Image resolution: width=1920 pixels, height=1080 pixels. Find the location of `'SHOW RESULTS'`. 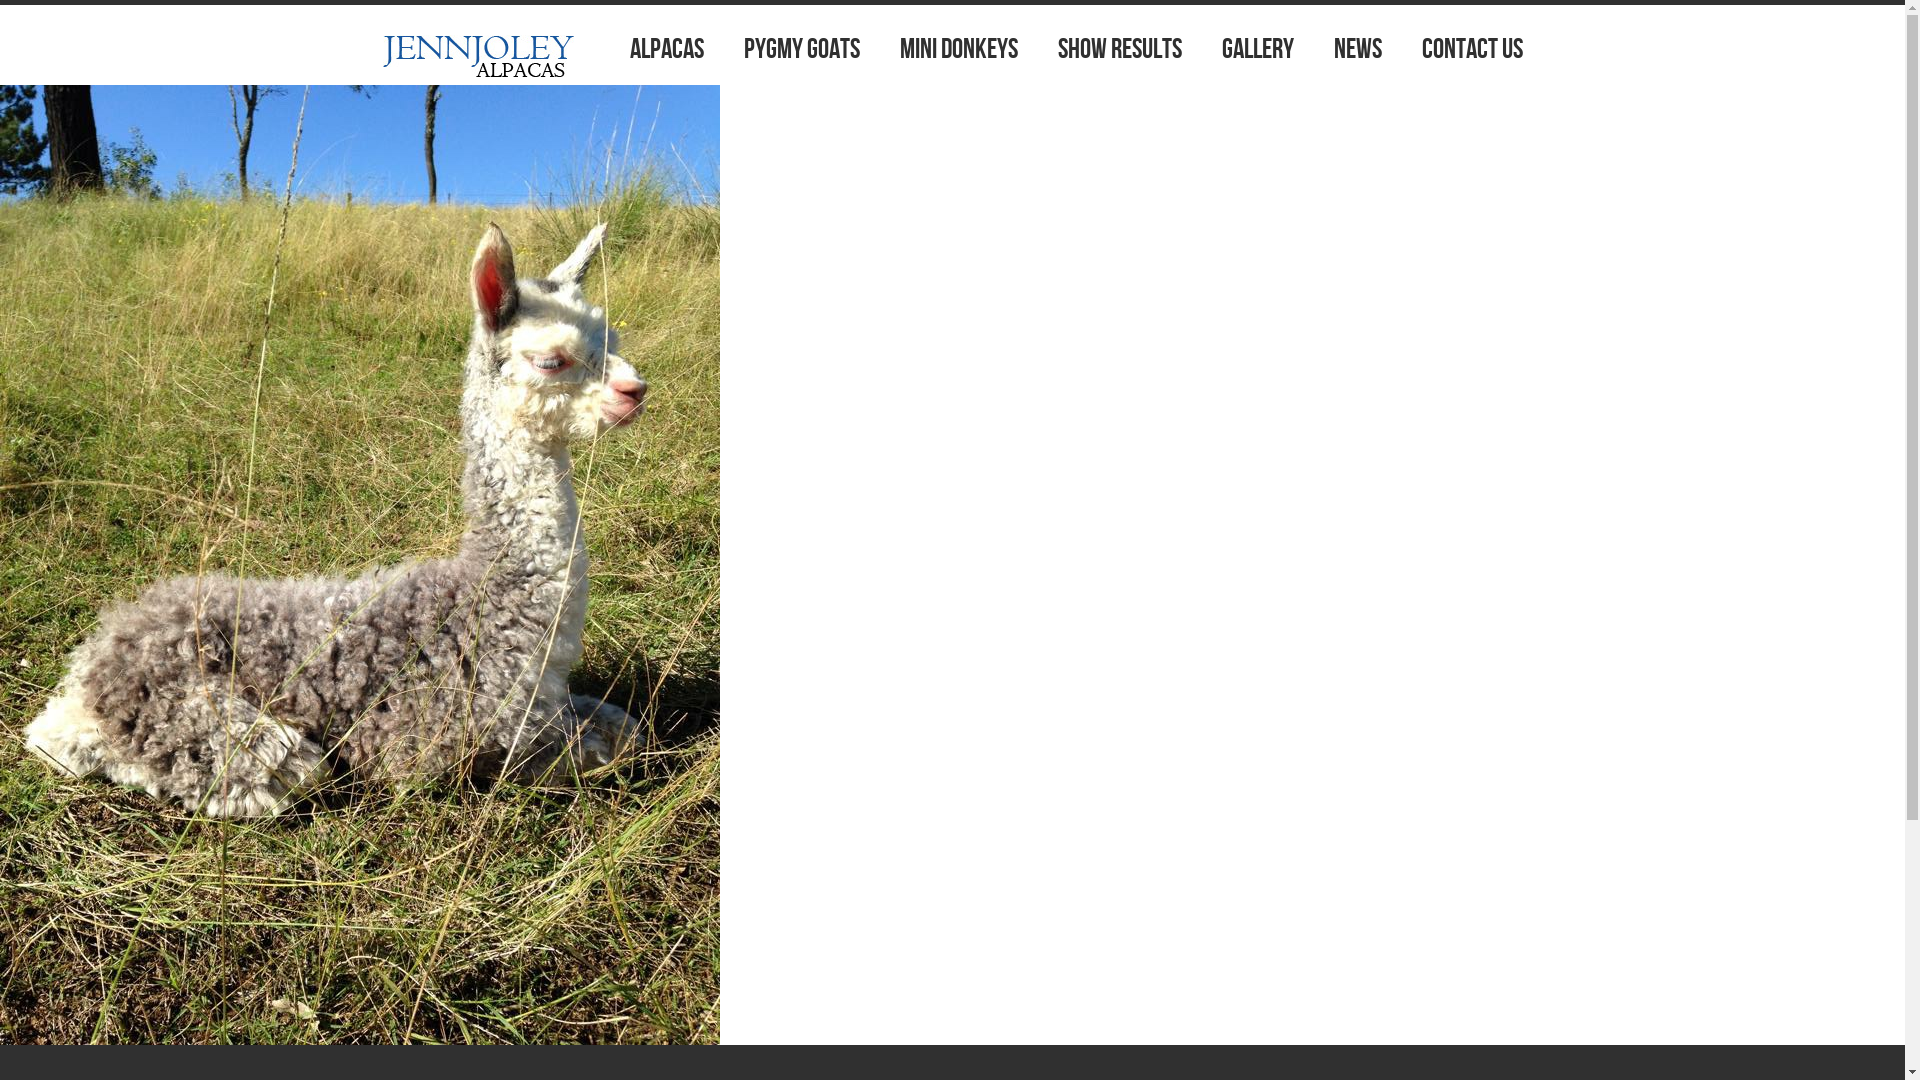

'SHOW RESULTS' is located at coordinates (1118, 49).